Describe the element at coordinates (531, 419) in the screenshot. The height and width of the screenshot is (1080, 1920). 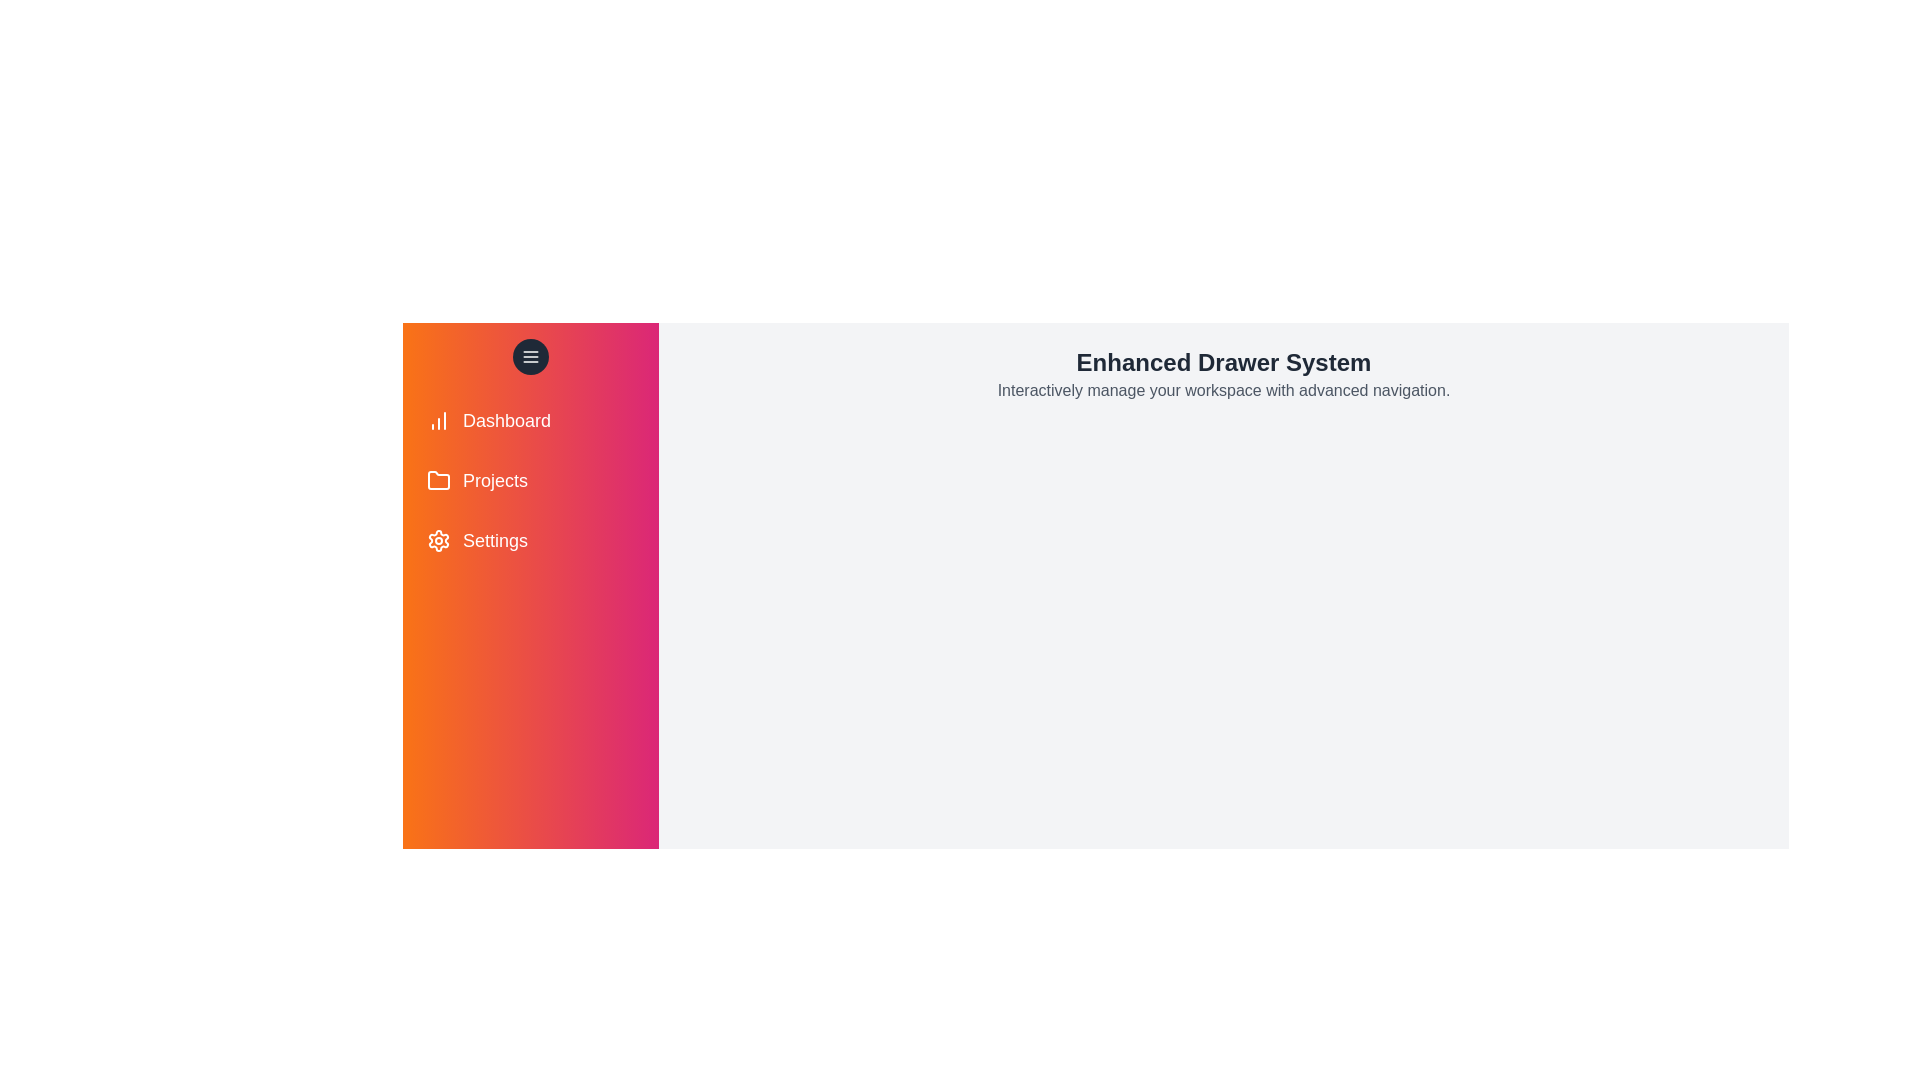
I see `the menu item Dashboard from the drawer` at that location.